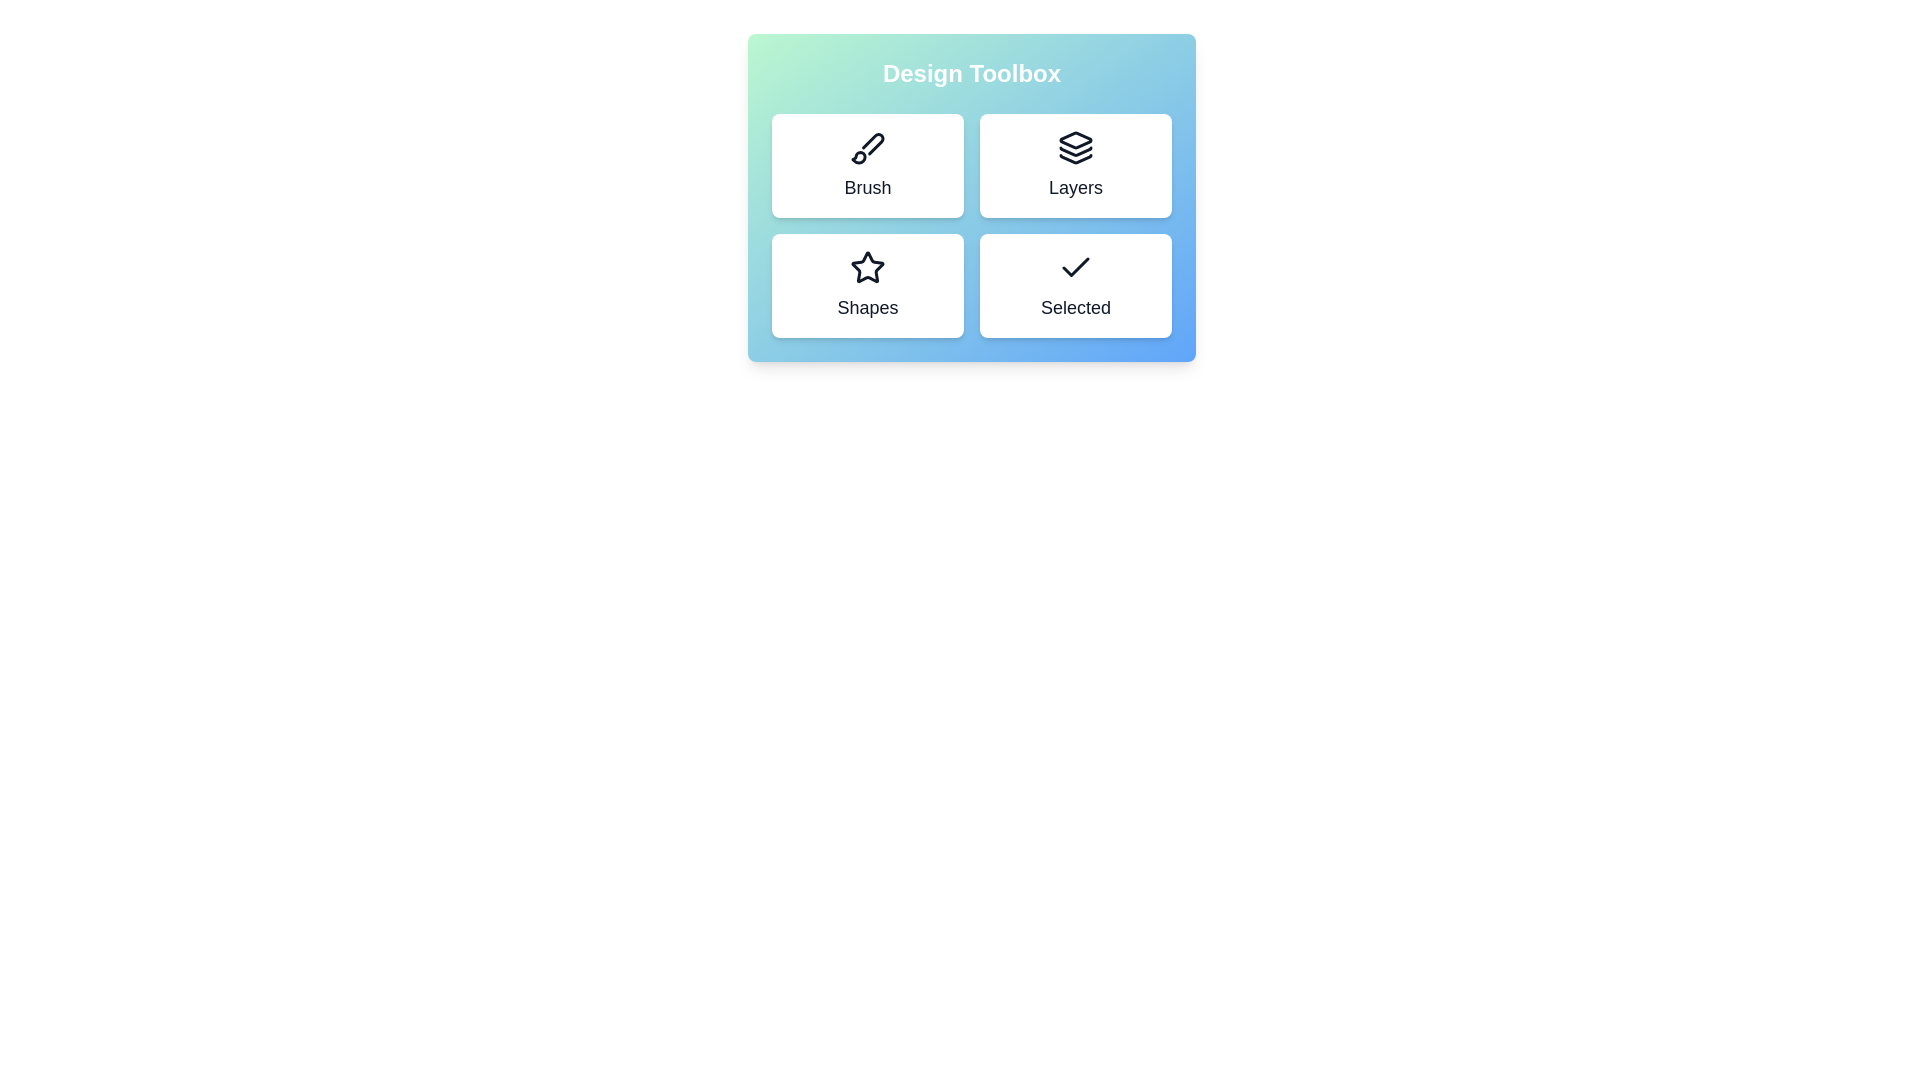 The height and width of the screenshot is (1080, 1920). Describe the element at coordinates (868, 164) in the screenshot. I see `the button labeled Brush to select or deselect it` at that location.